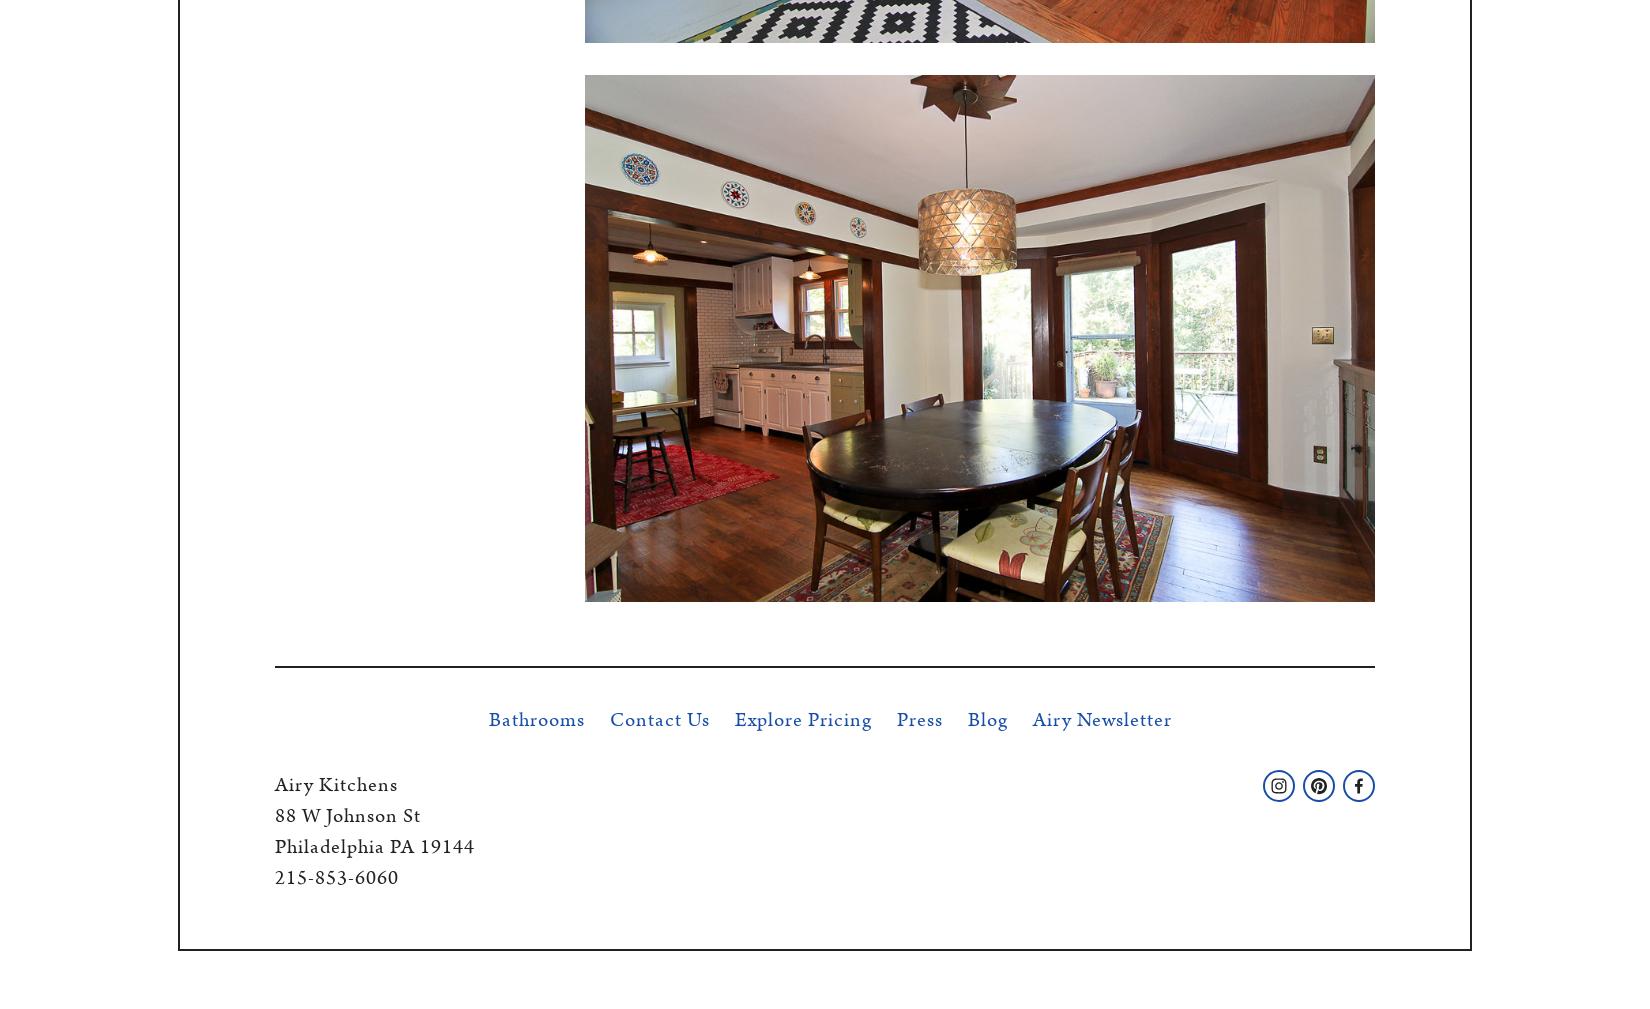 This screenshot has height=1009, width=1650. Describe the element at coordinates (987, 719) in the screenshot. I see `'Blog'` at that location.